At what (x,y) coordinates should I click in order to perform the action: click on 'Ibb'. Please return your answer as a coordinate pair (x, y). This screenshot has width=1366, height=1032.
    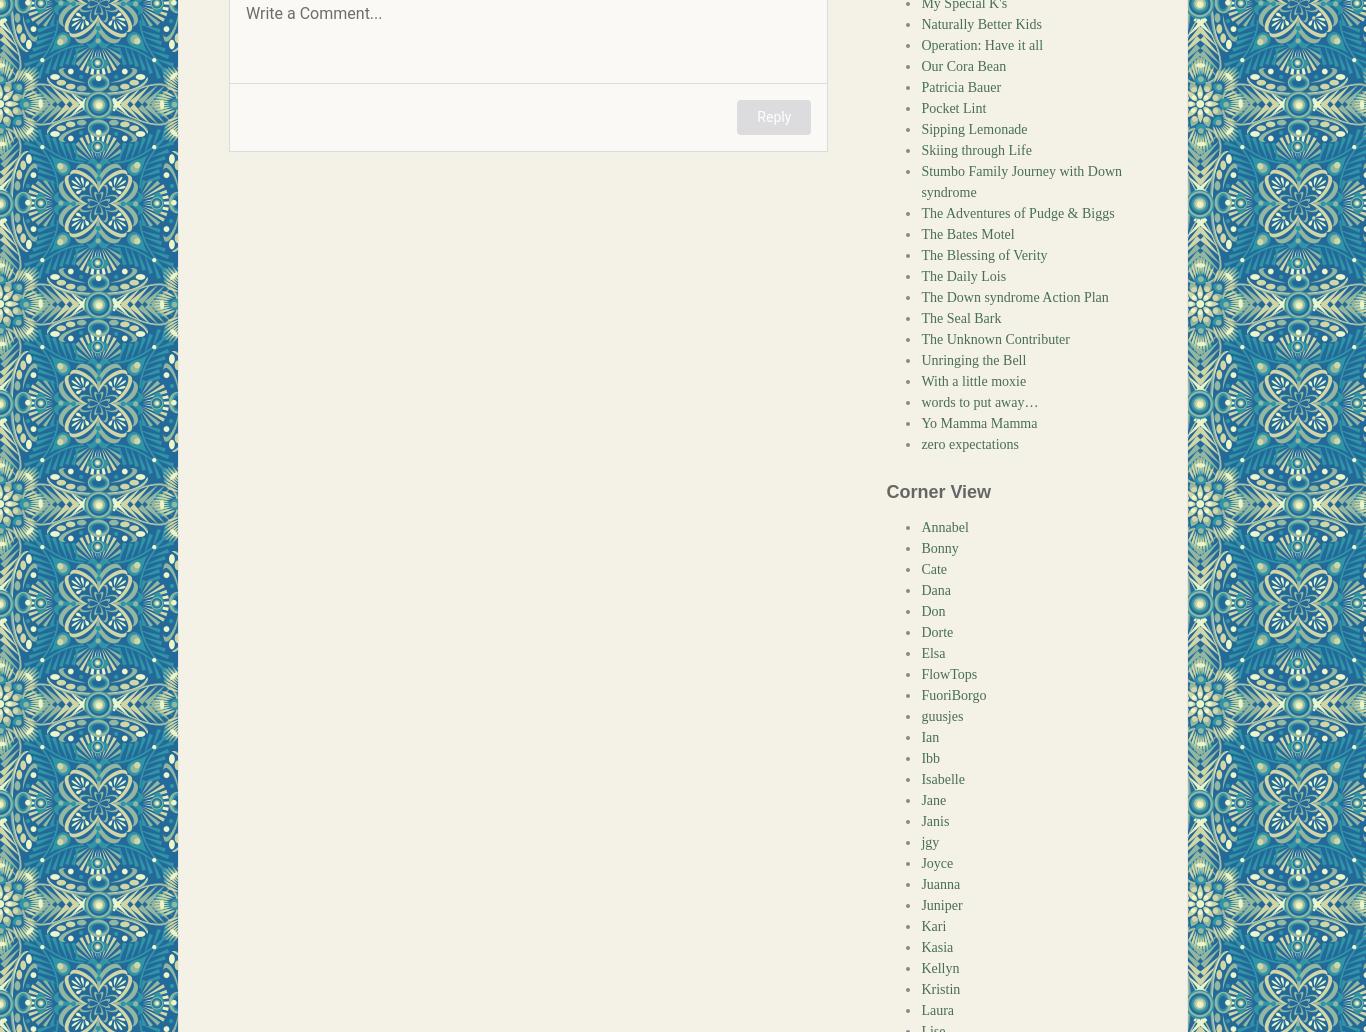
    Looking at the image, I should click on (930, 757).